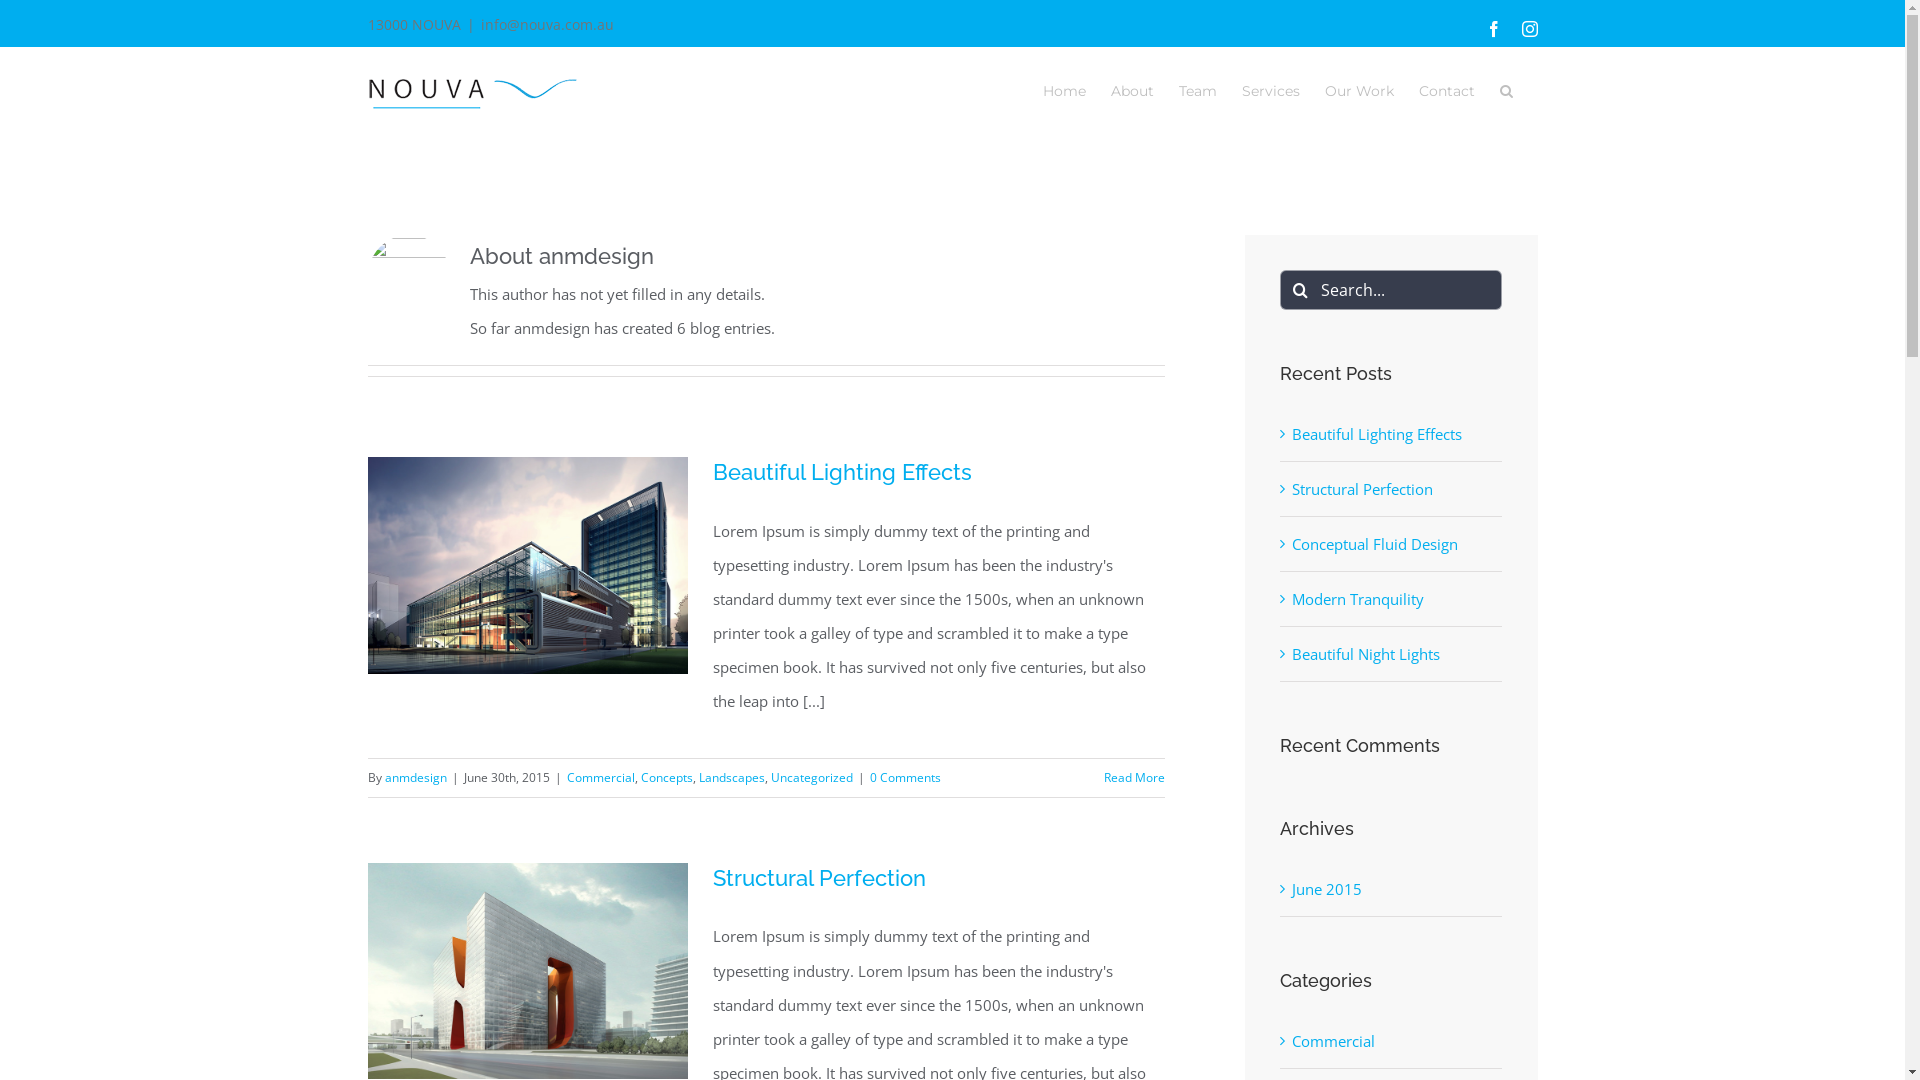 The height and width of the screenshot is (1080, 1920). I want to click on 'Concepts', so click(666, 776).